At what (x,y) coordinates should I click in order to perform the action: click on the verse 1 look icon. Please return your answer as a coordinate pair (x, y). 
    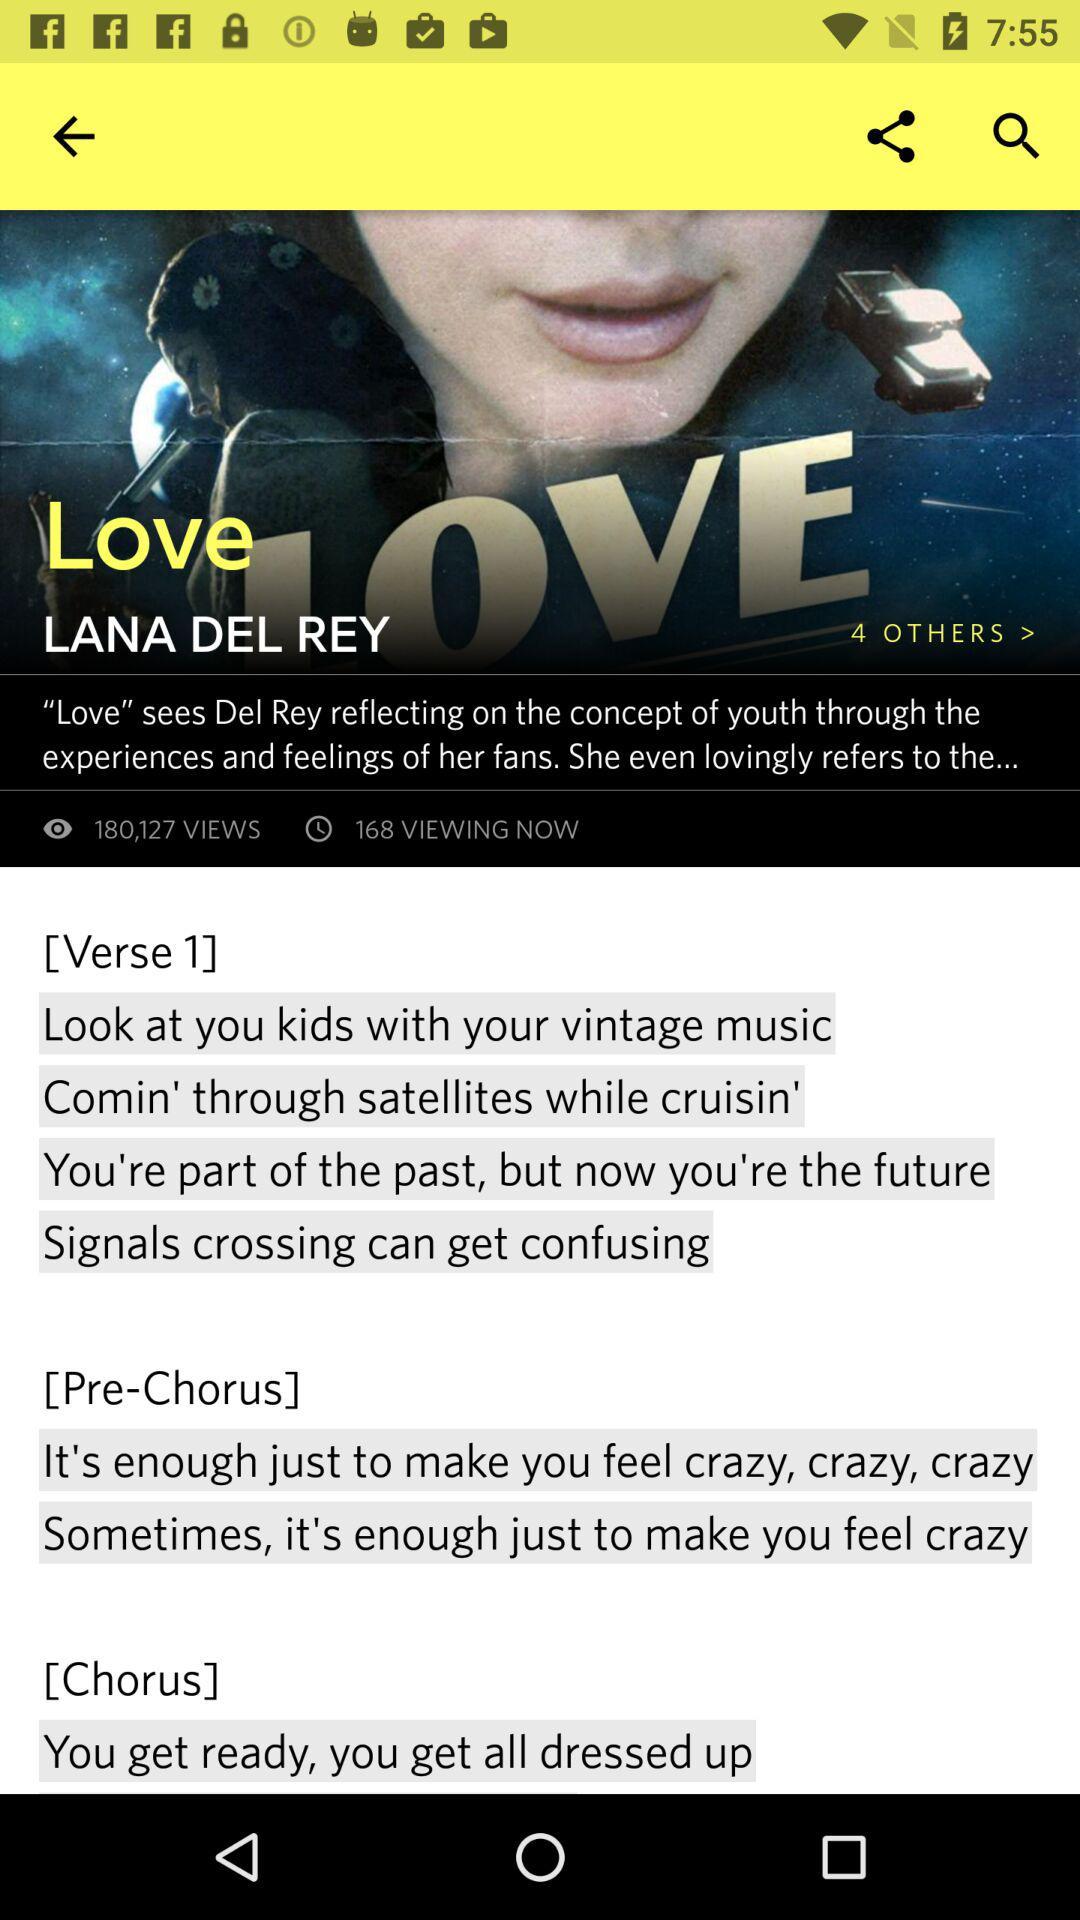
    Looking at the image, I should click on (540, 1356).